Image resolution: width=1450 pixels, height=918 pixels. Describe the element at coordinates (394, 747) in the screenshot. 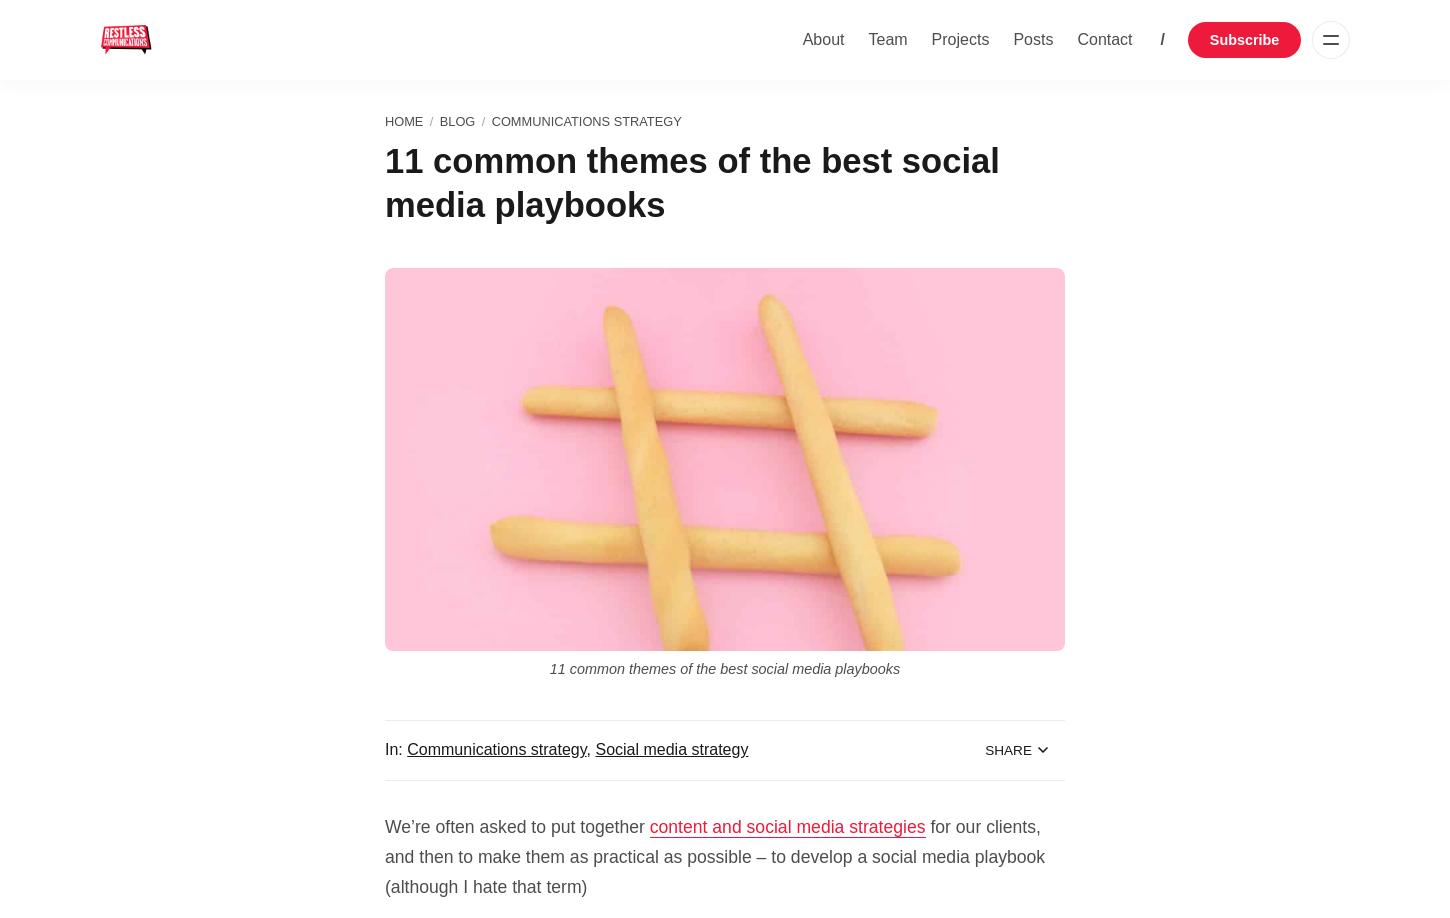

I see `'In:'` at that location.